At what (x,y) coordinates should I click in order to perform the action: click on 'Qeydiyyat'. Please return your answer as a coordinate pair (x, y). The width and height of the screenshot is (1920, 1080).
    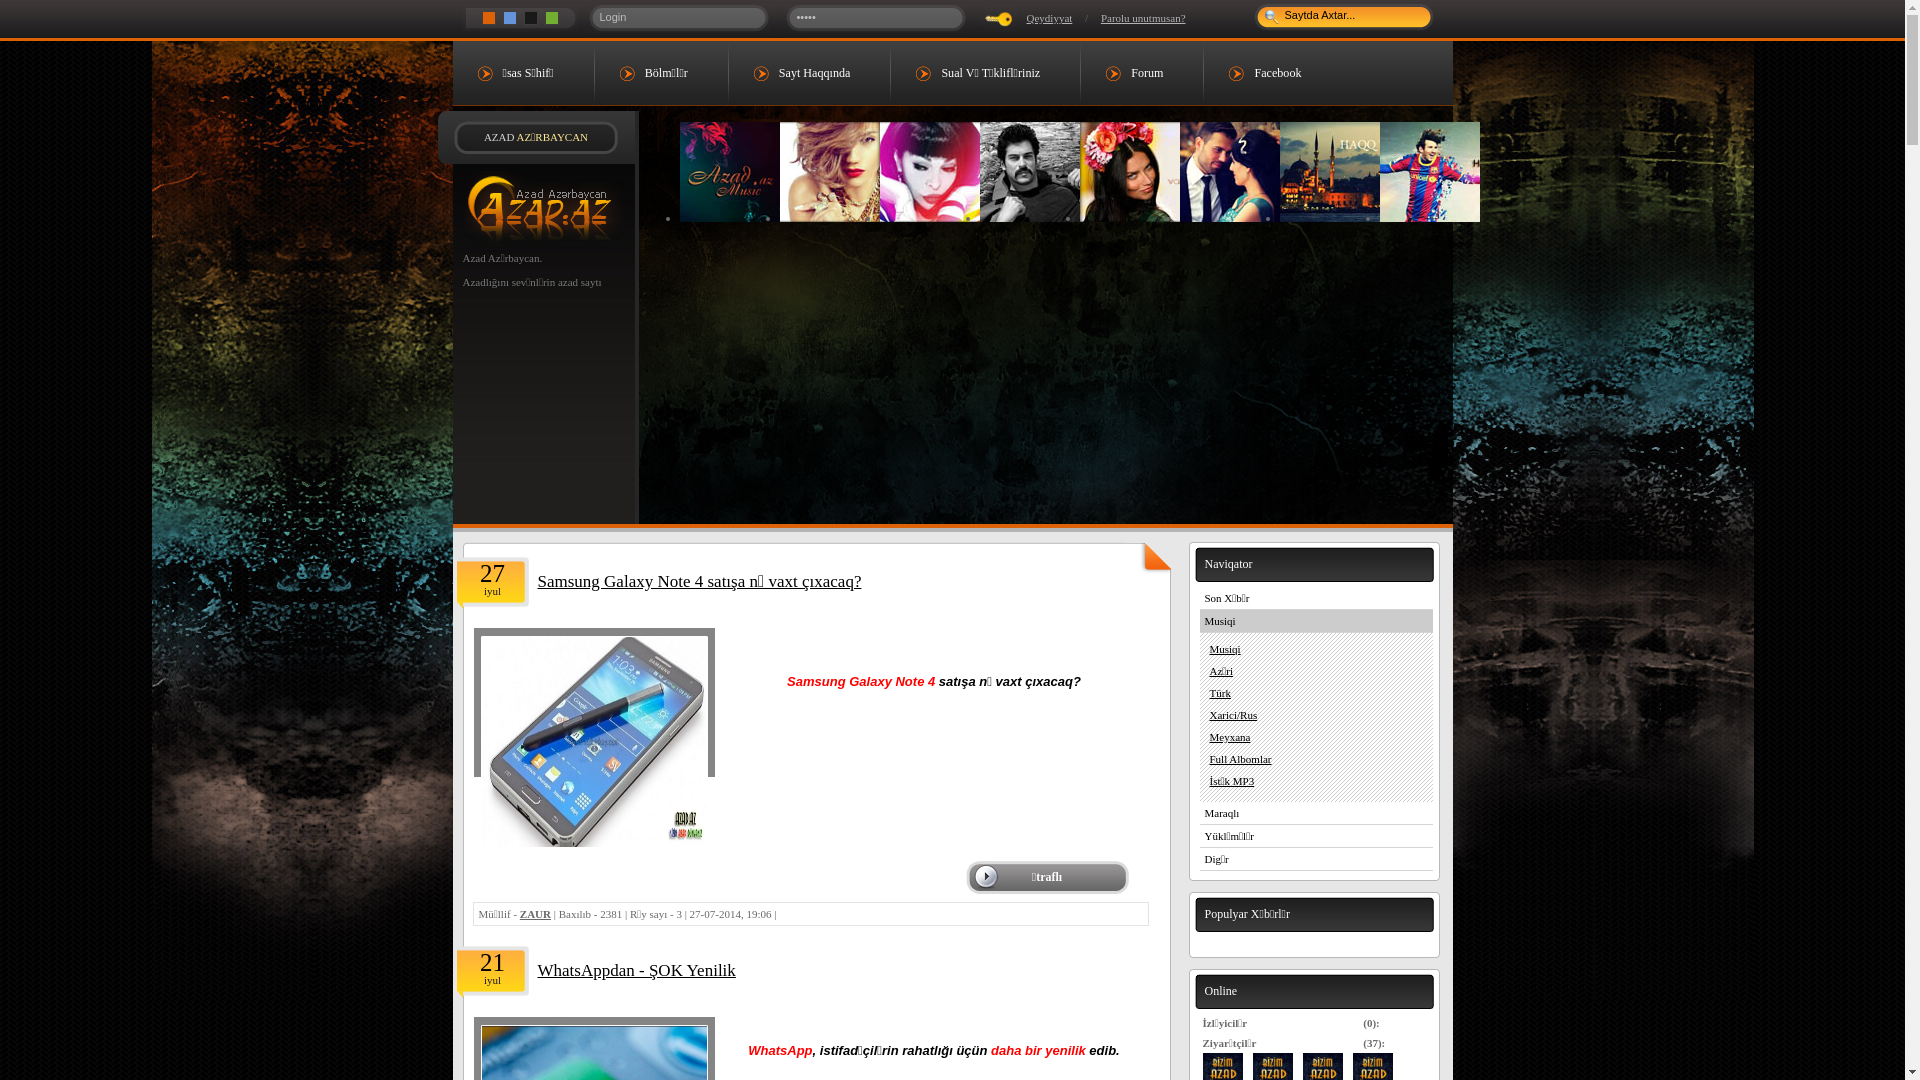
    Looking at the image, I should click on (1048, 18).